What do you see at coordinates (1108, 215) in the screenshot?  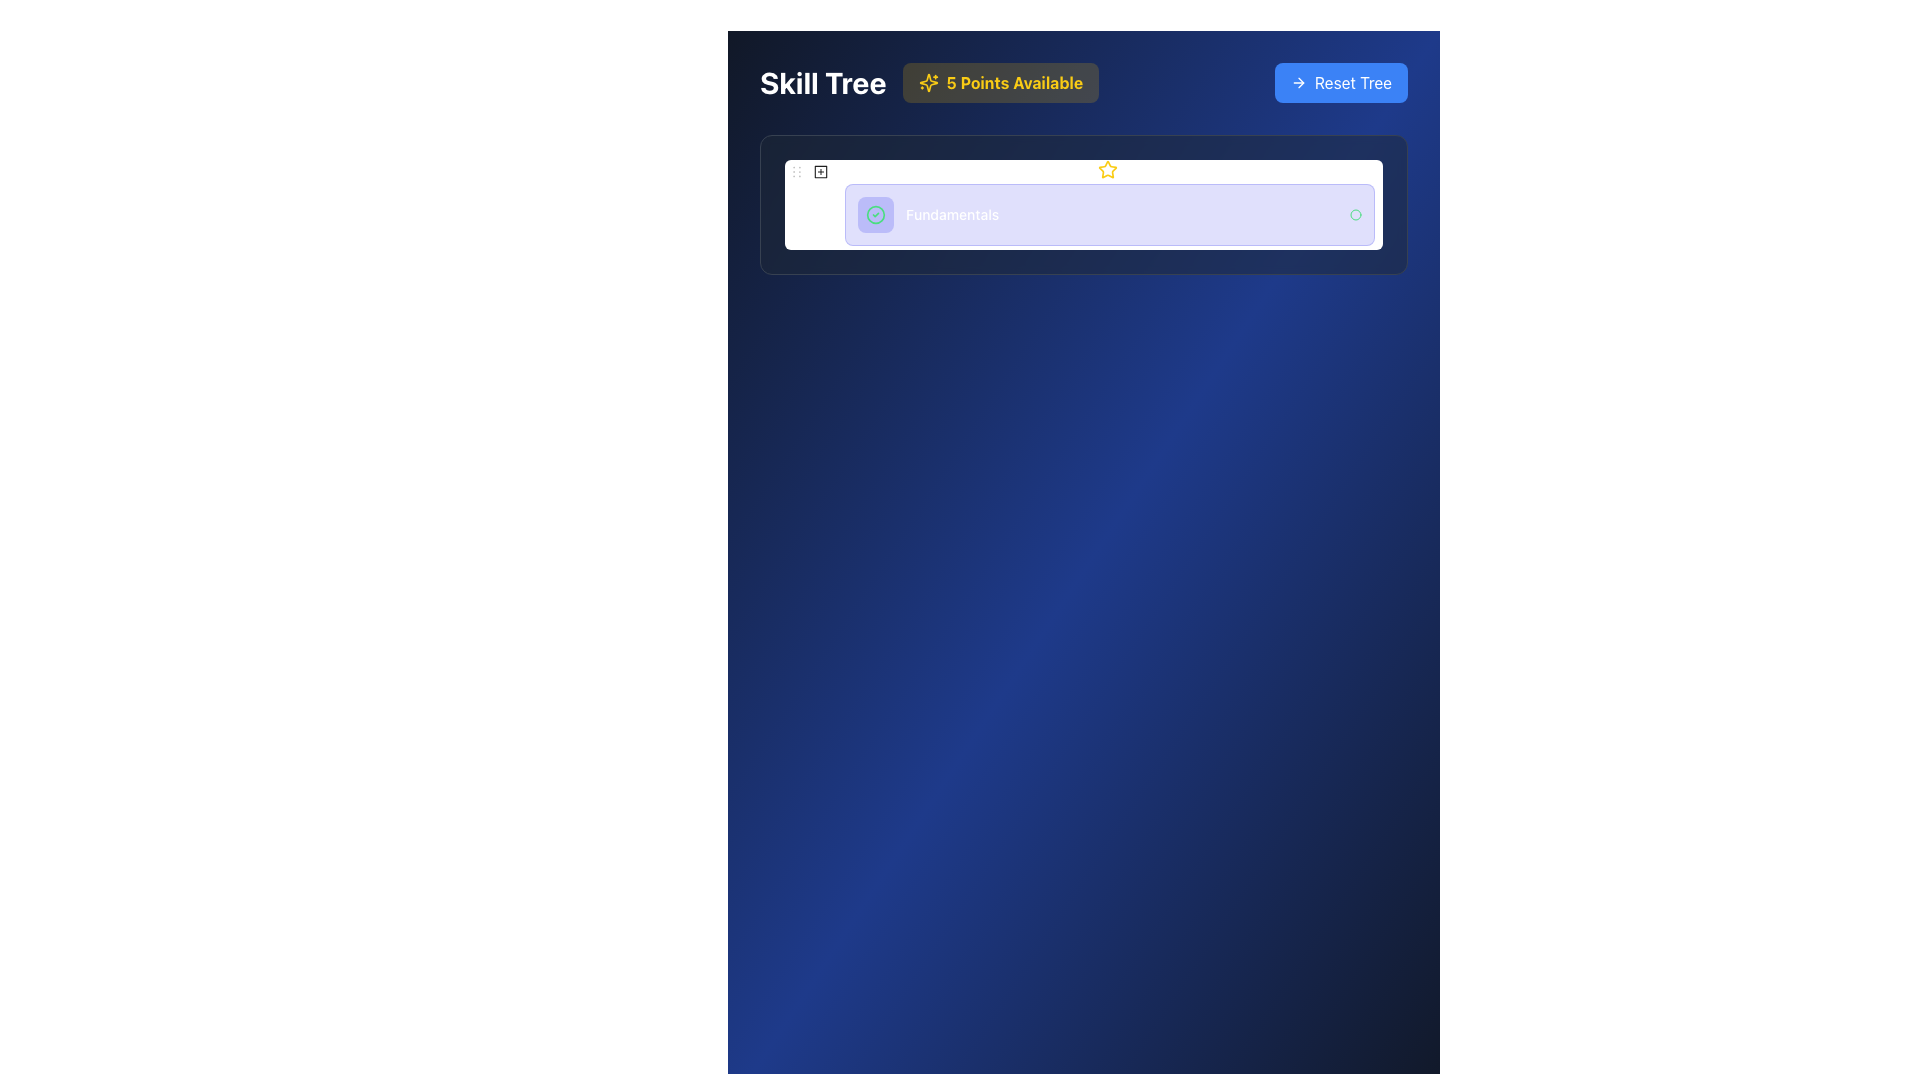 I see `the first skill item in the skill tree` at bounding box center [1108, 215].